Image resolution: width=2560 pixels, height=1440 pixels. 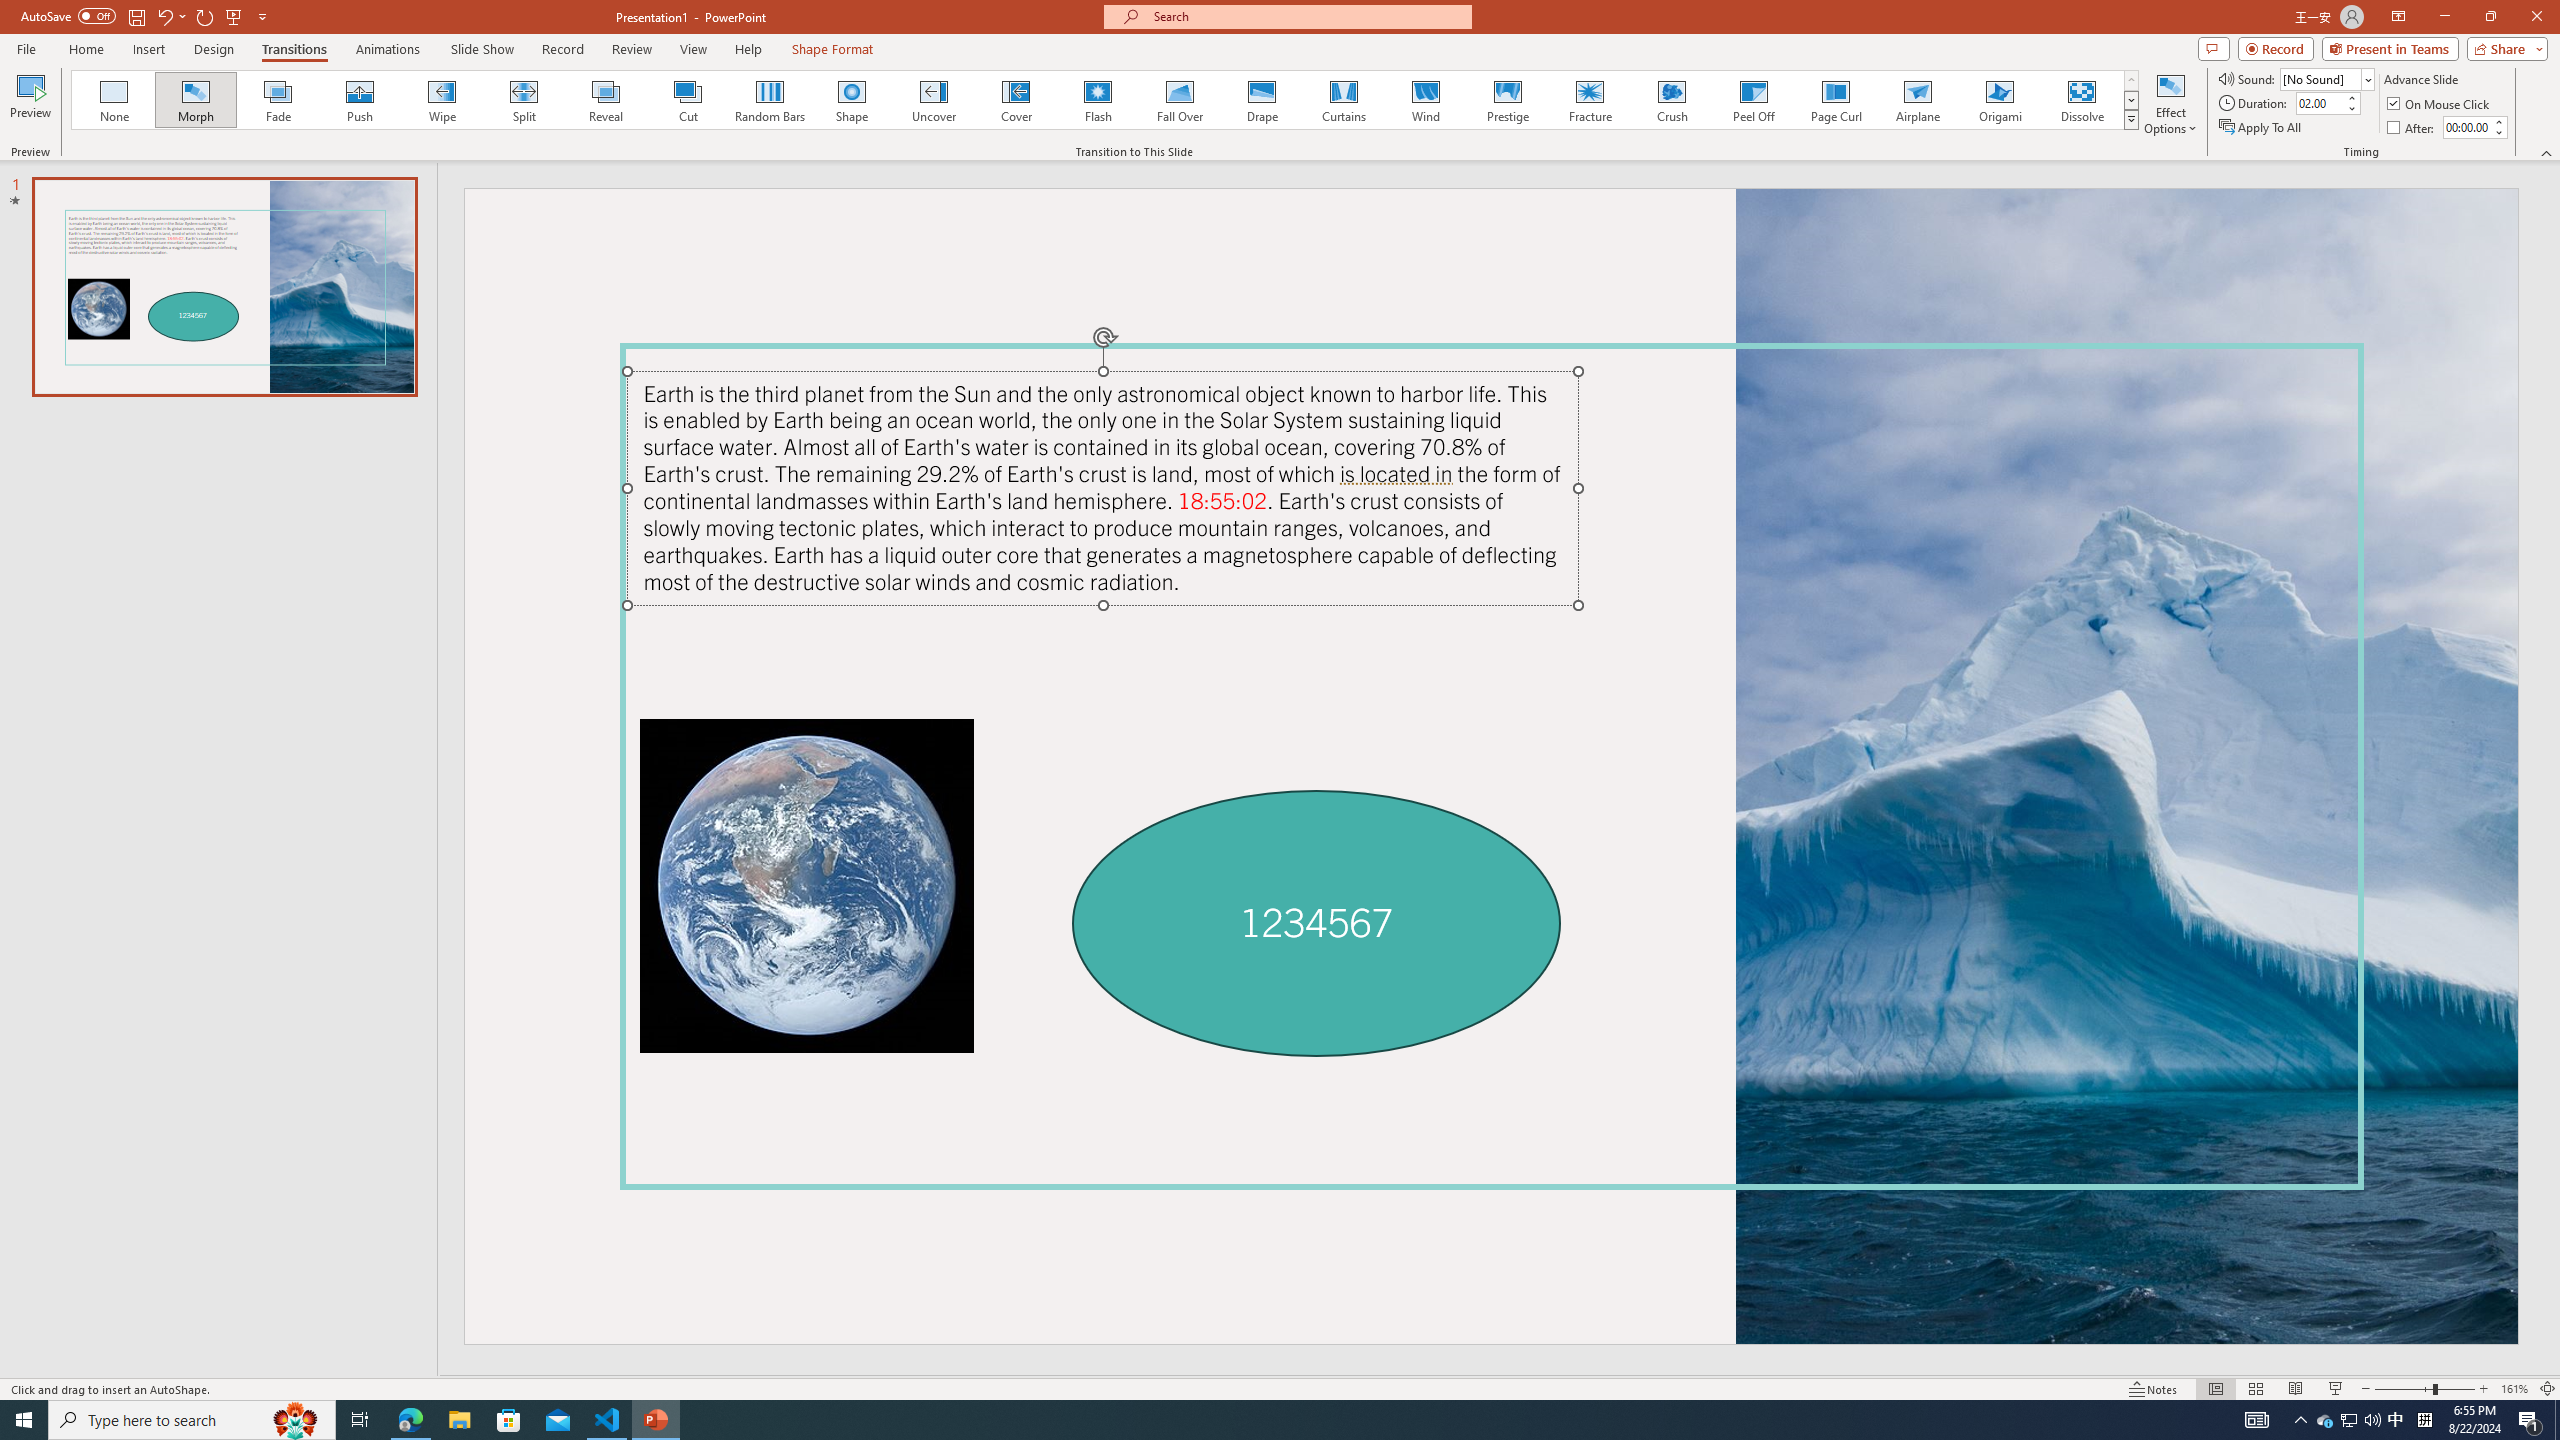 I want to click on 'Wind', so click(x=1424, y=99).